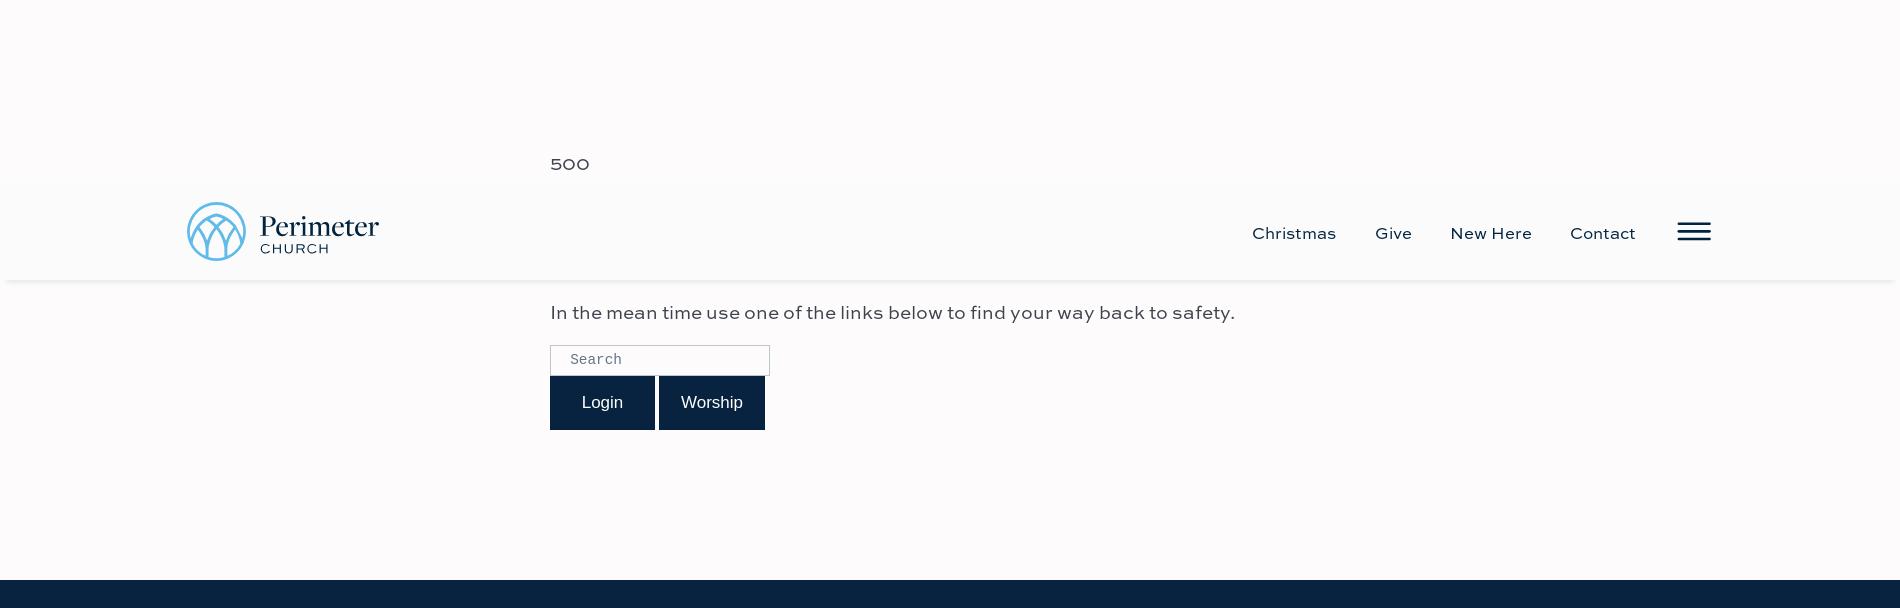 The width and height of the screenshot is (1900, 608). I want to click on 'Worship', so click(711, 217).